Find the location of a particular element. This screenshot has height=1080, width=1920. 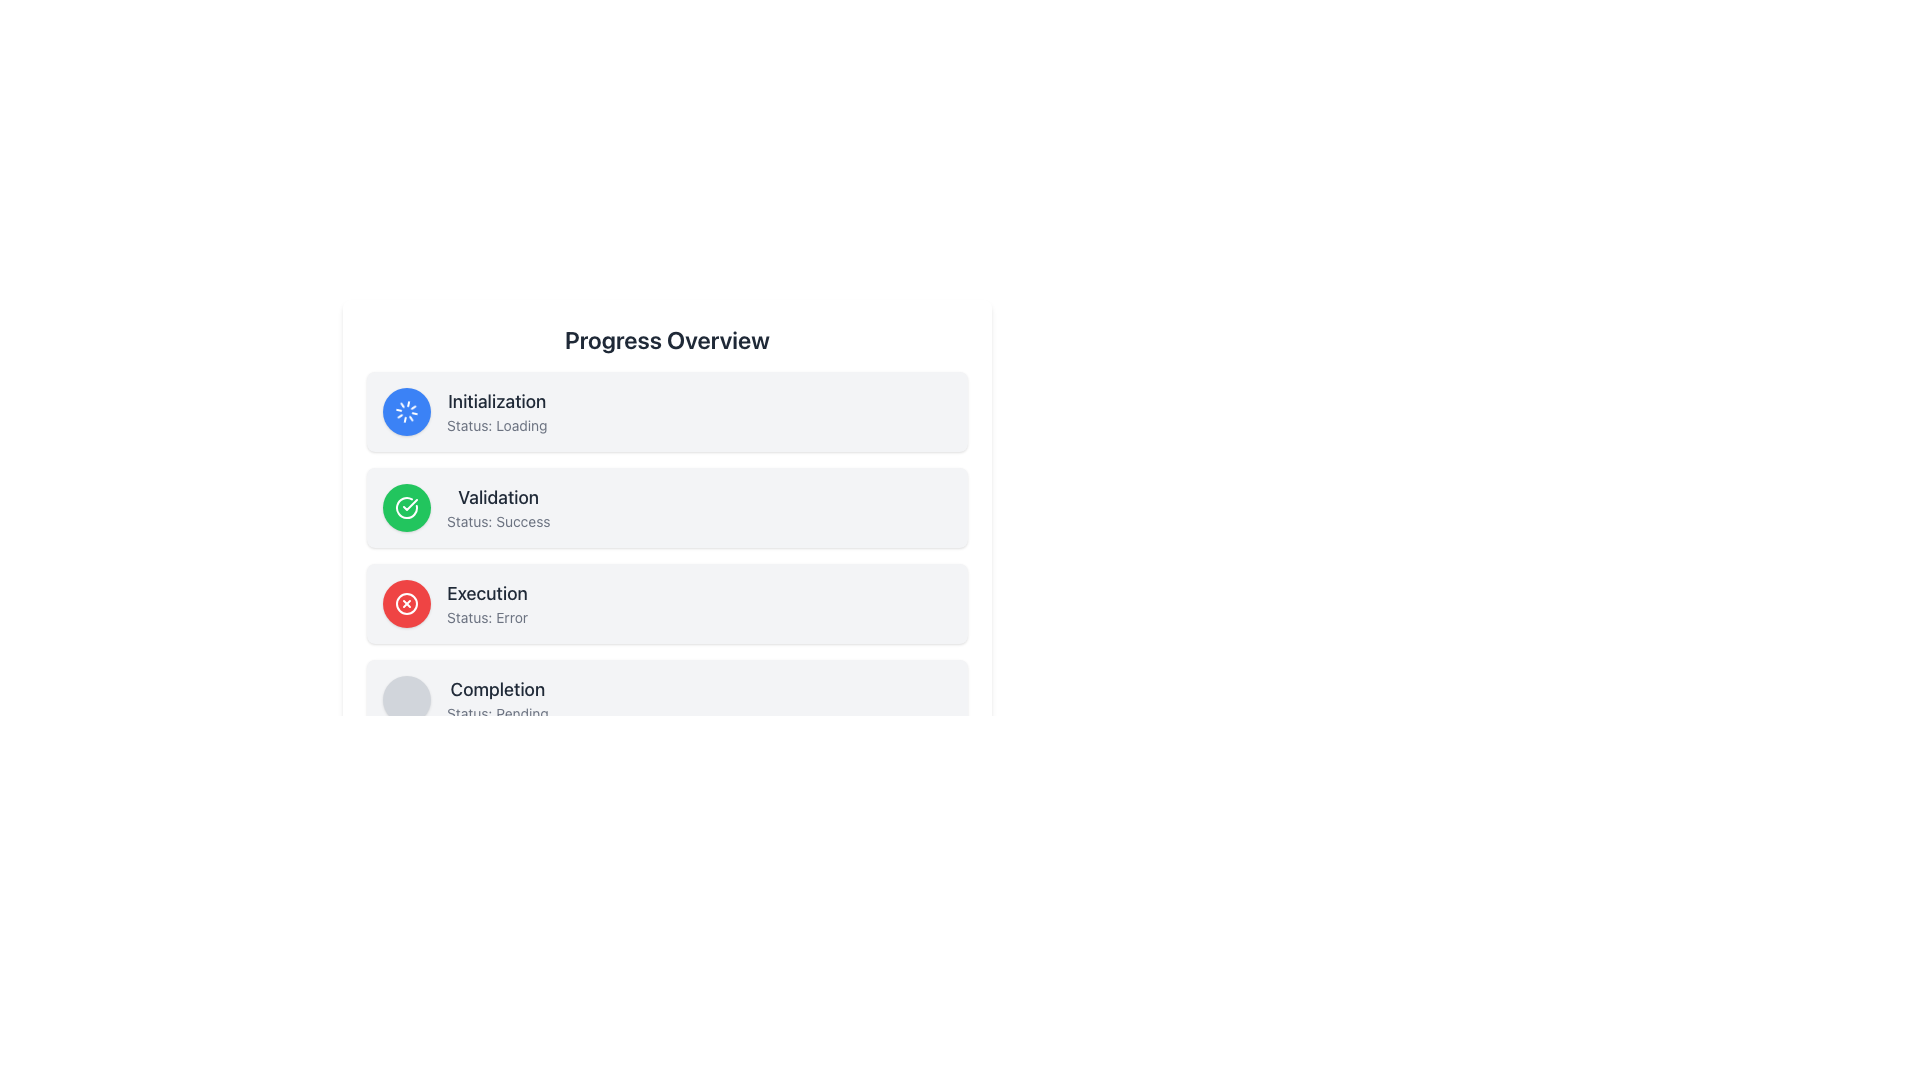

the third Informative status card indicating an error in the 'Execution' task is located at coordinates (667, 603).